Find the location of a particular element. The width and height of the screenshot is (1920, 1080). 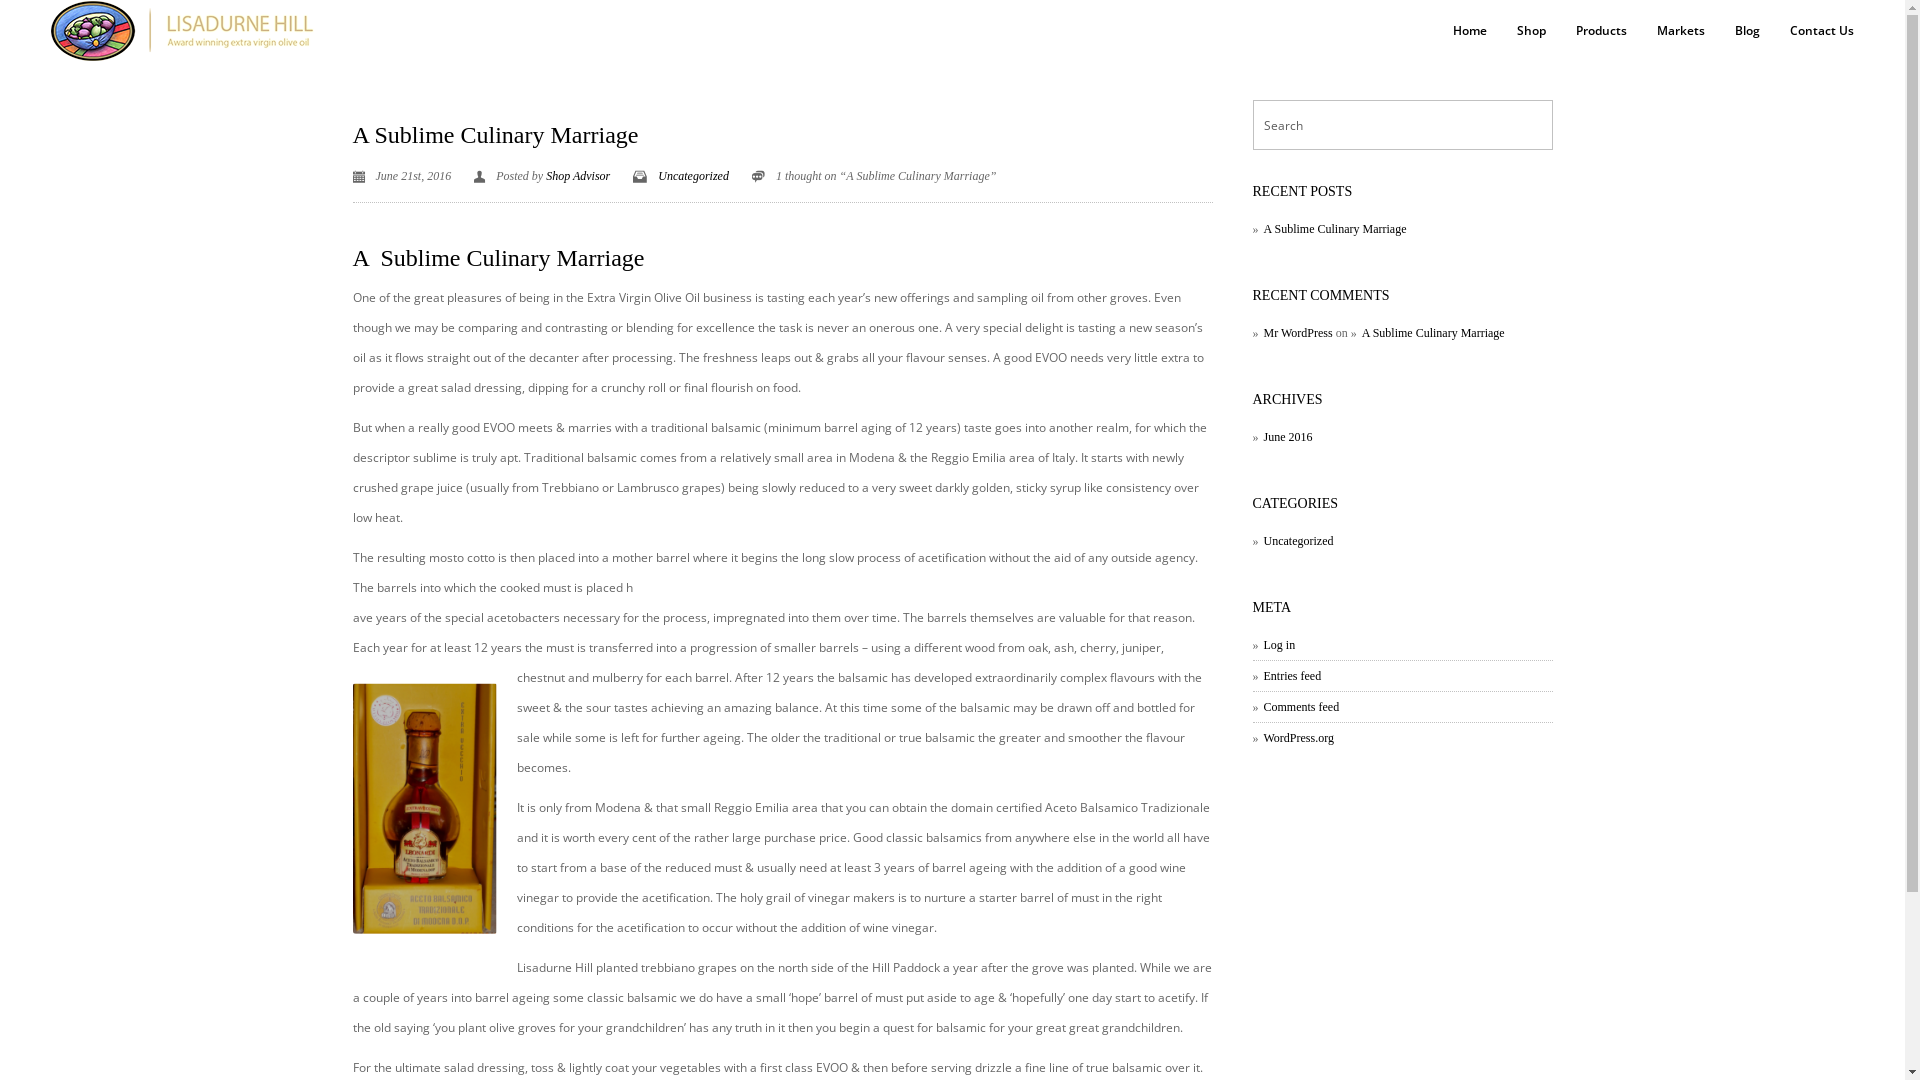

'Mr WordPress' is located at coordinates (1291, 331).